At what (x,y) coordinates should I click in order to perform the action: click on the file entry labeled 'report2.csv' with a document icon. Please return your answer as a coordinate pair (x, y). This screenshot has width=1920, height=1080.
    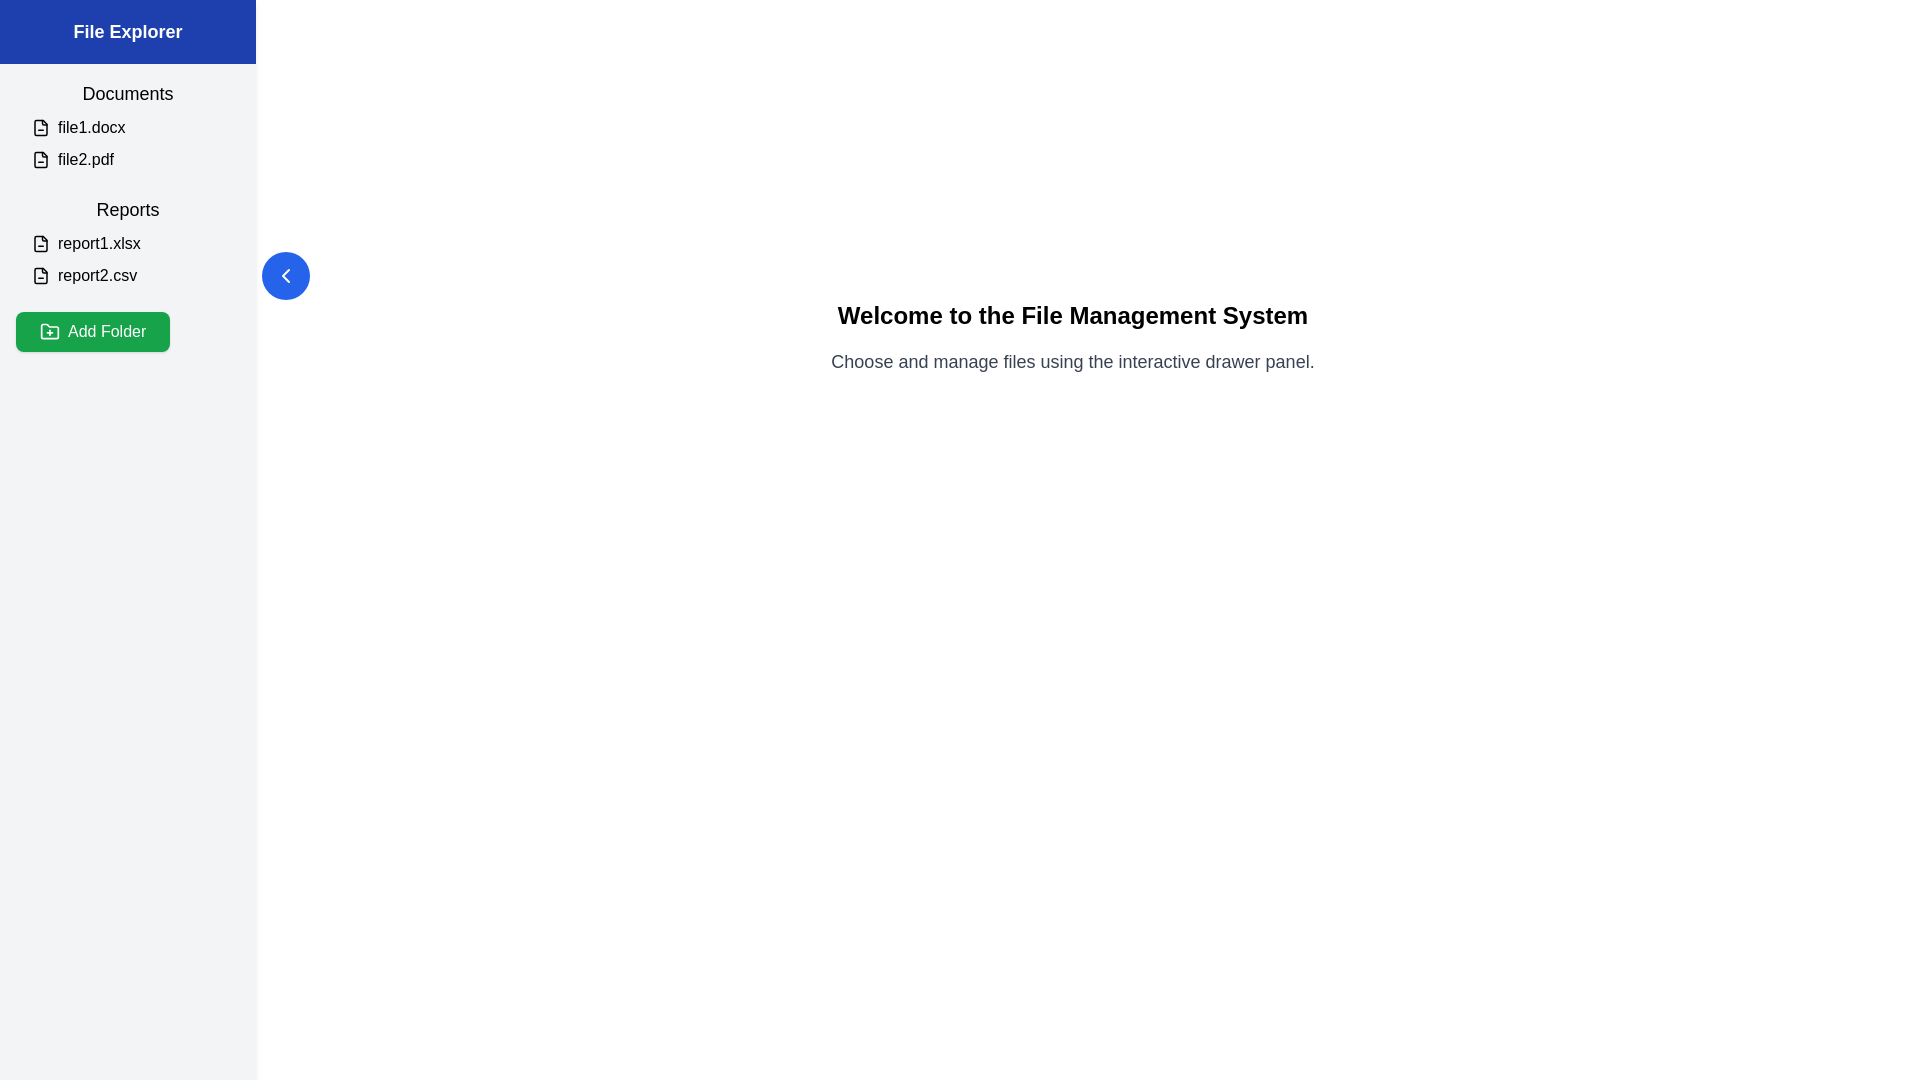
    Looking at the image, I should click on (134, 276).